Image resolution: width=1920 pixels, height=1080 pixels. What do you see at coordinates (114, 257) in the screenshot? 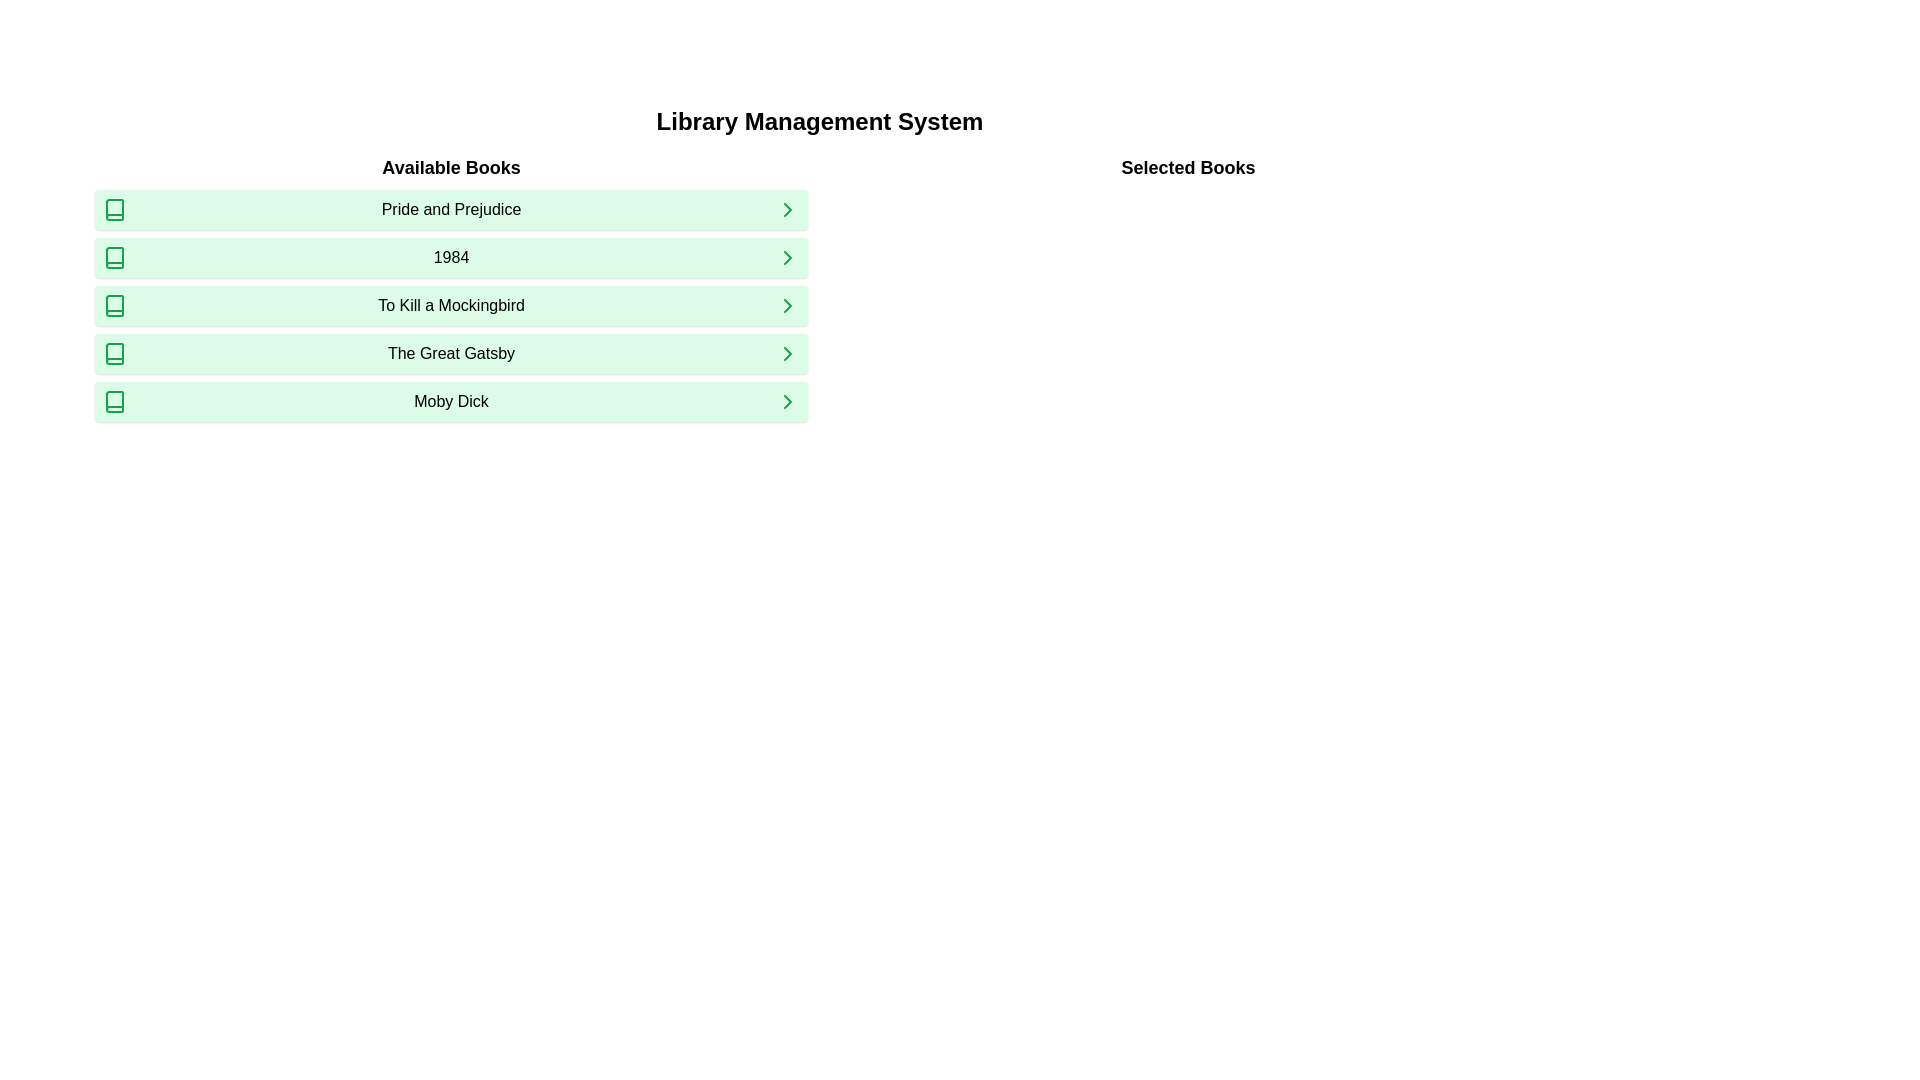
I see `the book icon with a green outline located within the rectangular button next to the text '1984' in the 'Available Books' section` at bounding box center [114, 257].